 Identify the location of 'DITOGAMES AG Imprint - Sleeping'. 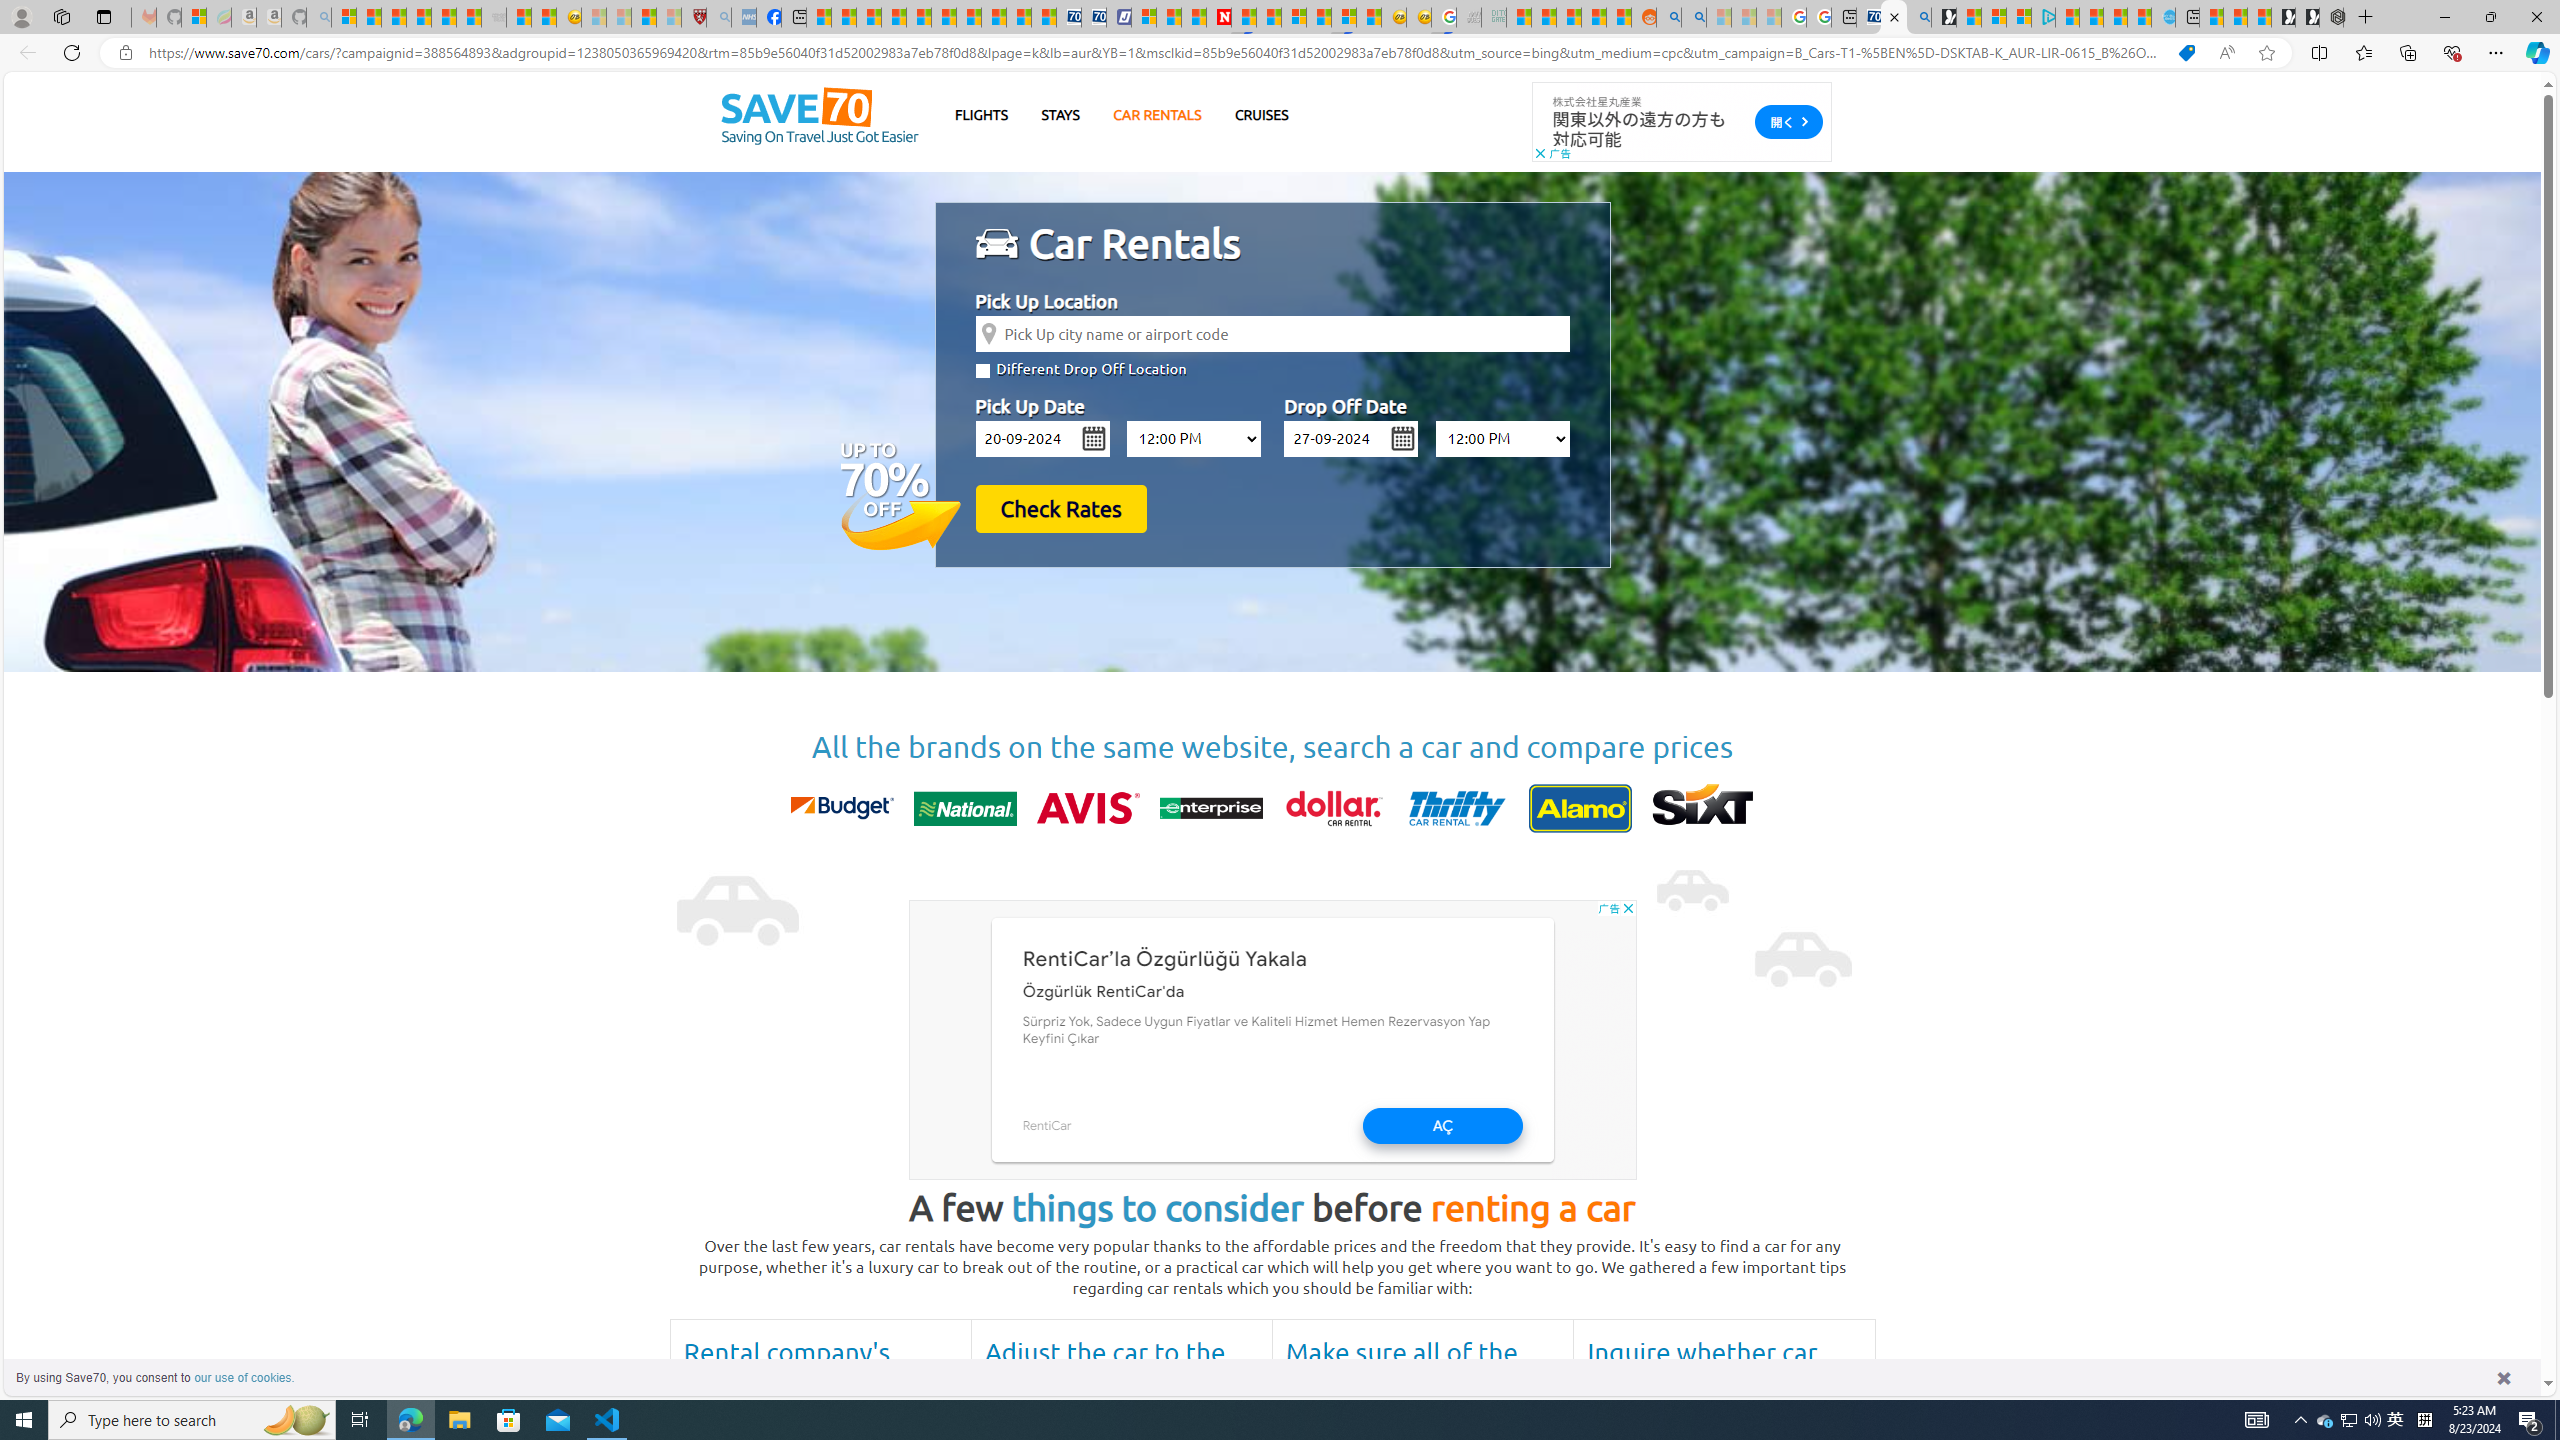
(1492, 16).